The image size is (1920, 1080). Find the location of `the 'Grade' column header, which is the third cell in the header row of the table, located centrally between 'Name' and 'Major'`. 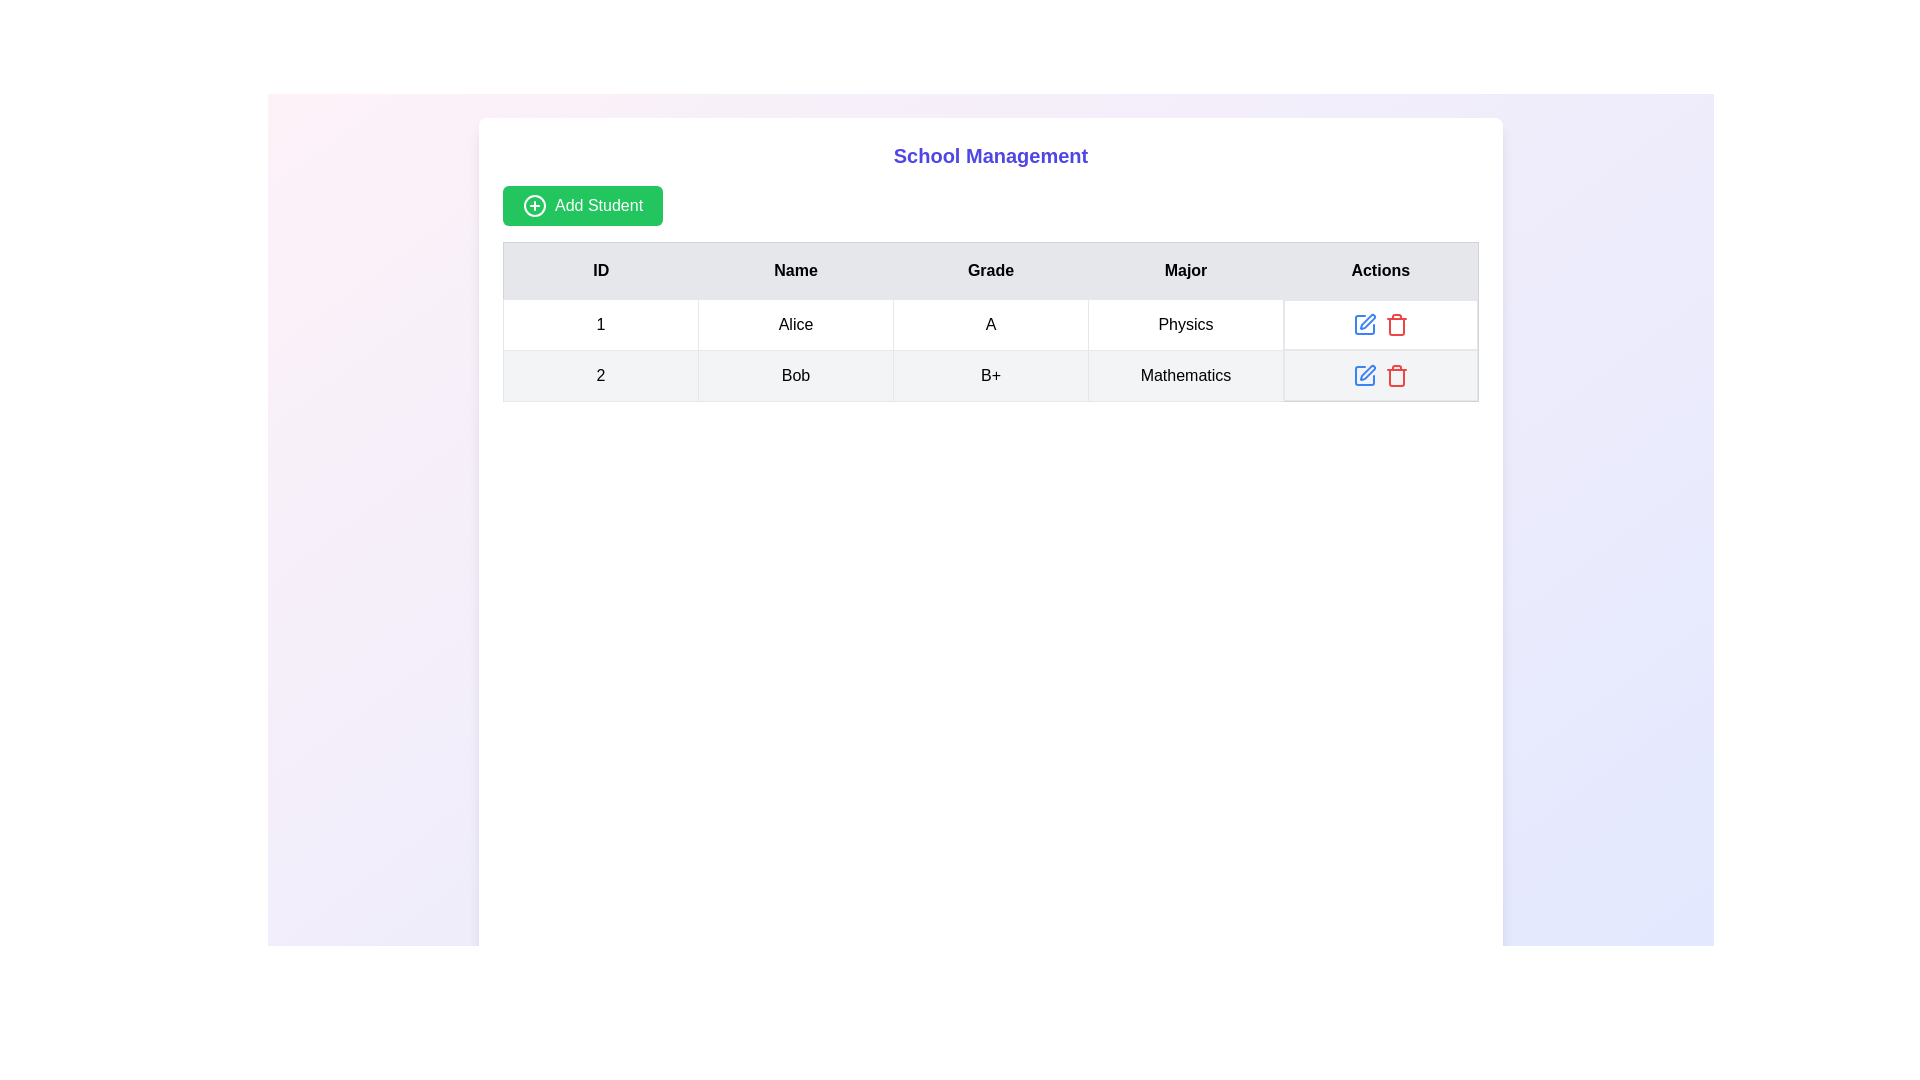

the 'Grade' column header, which is the third cell in the header row of the table, located centrally between 'Name' and 'Major' is located at coordinates (990, 270).